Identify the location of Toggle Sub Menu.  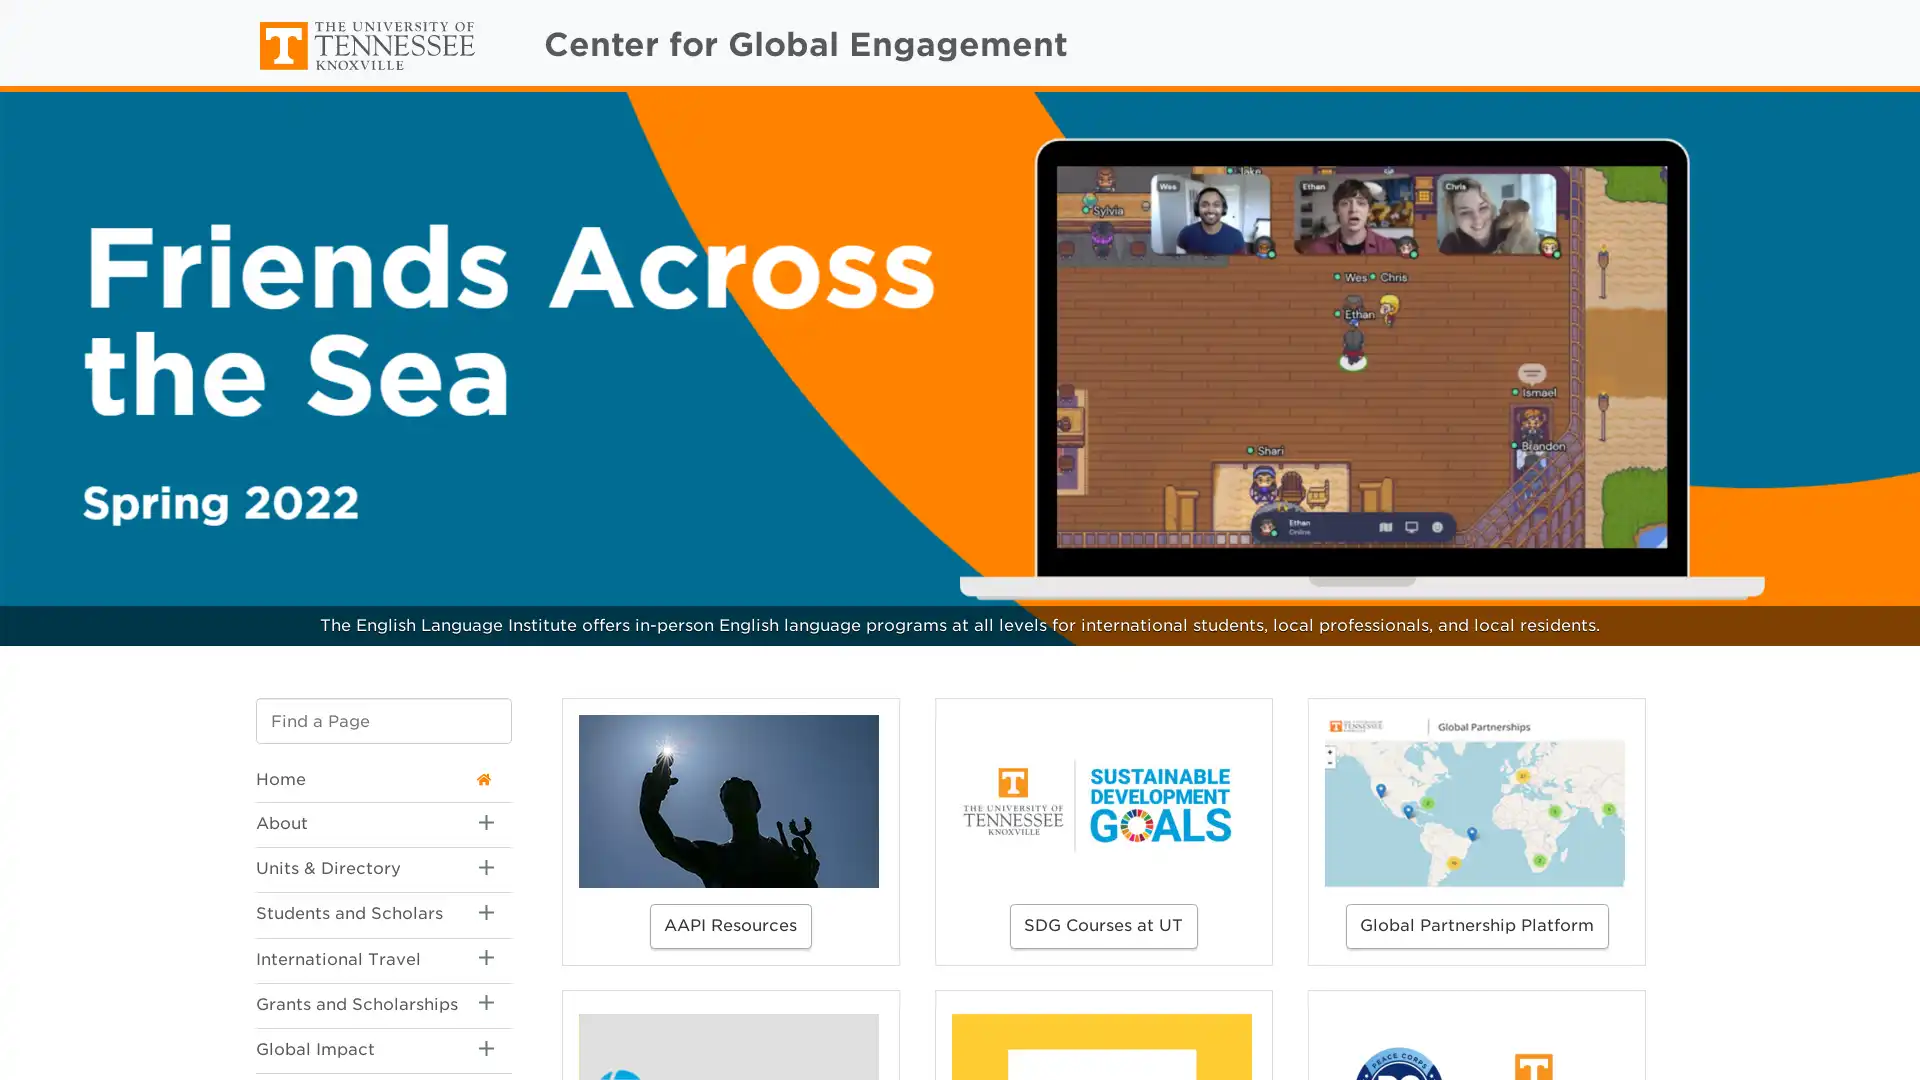
(485, 824).